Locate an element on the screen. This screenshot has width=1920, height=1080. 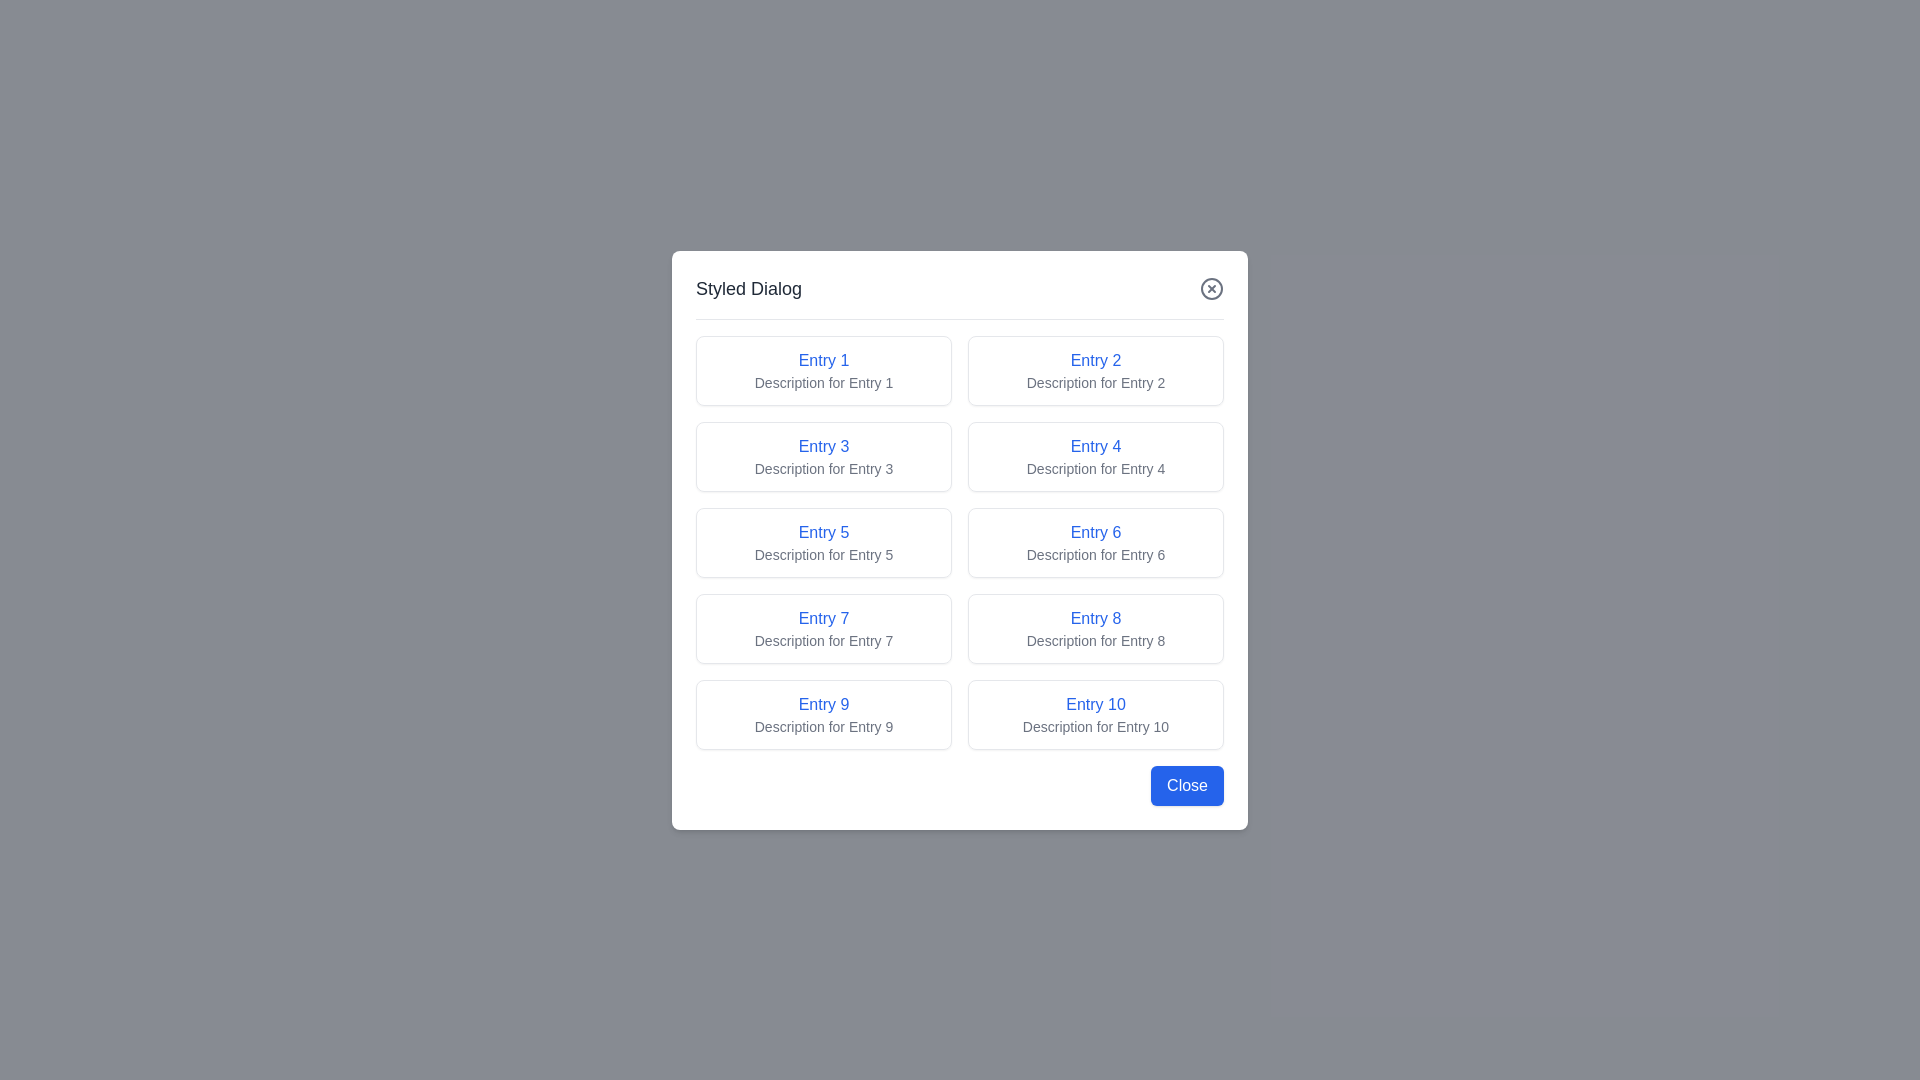
the close button to hide the dialog is located at coordinates (1210, 288).